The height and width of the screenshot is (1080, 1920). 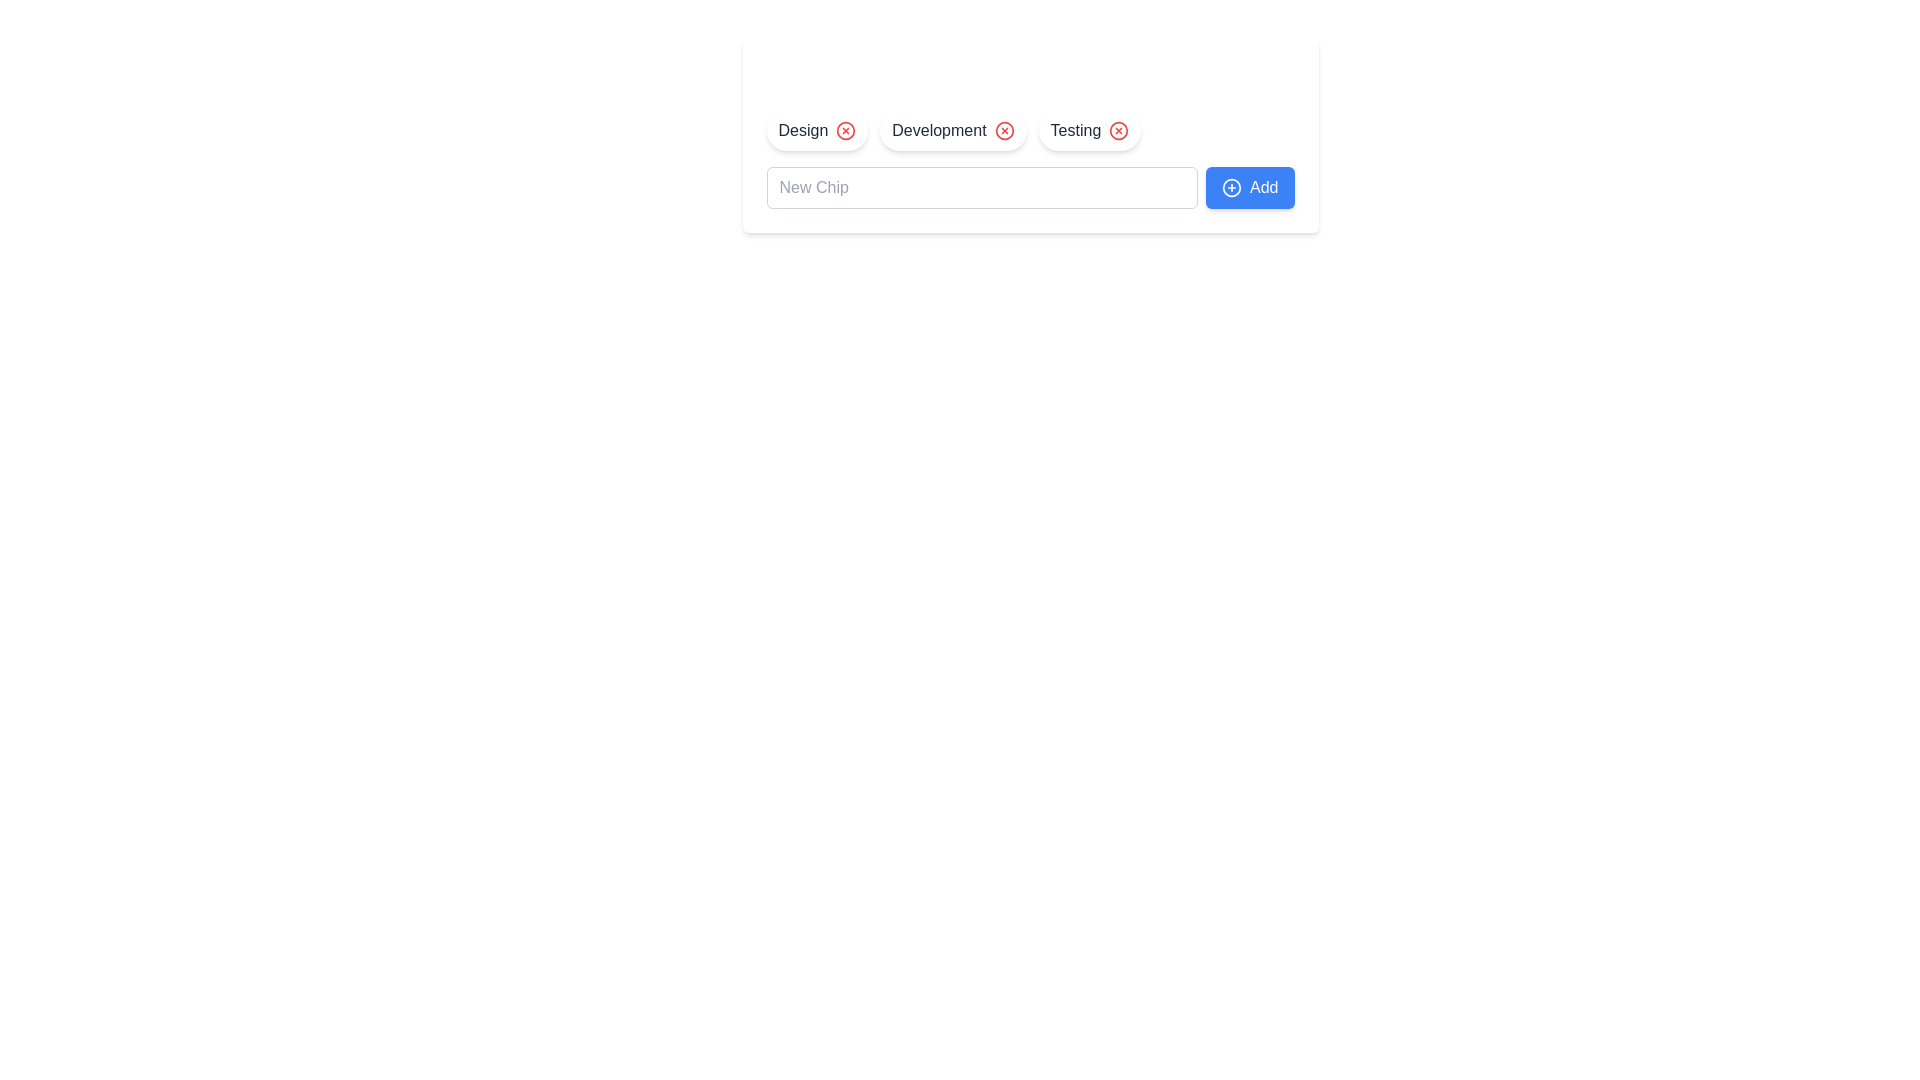 What do you see at coordinates (1118, 131) in the screenshot?
I see `the Delete Button for Testing element to observe UI feedback` at bounding box center [1118, 131].